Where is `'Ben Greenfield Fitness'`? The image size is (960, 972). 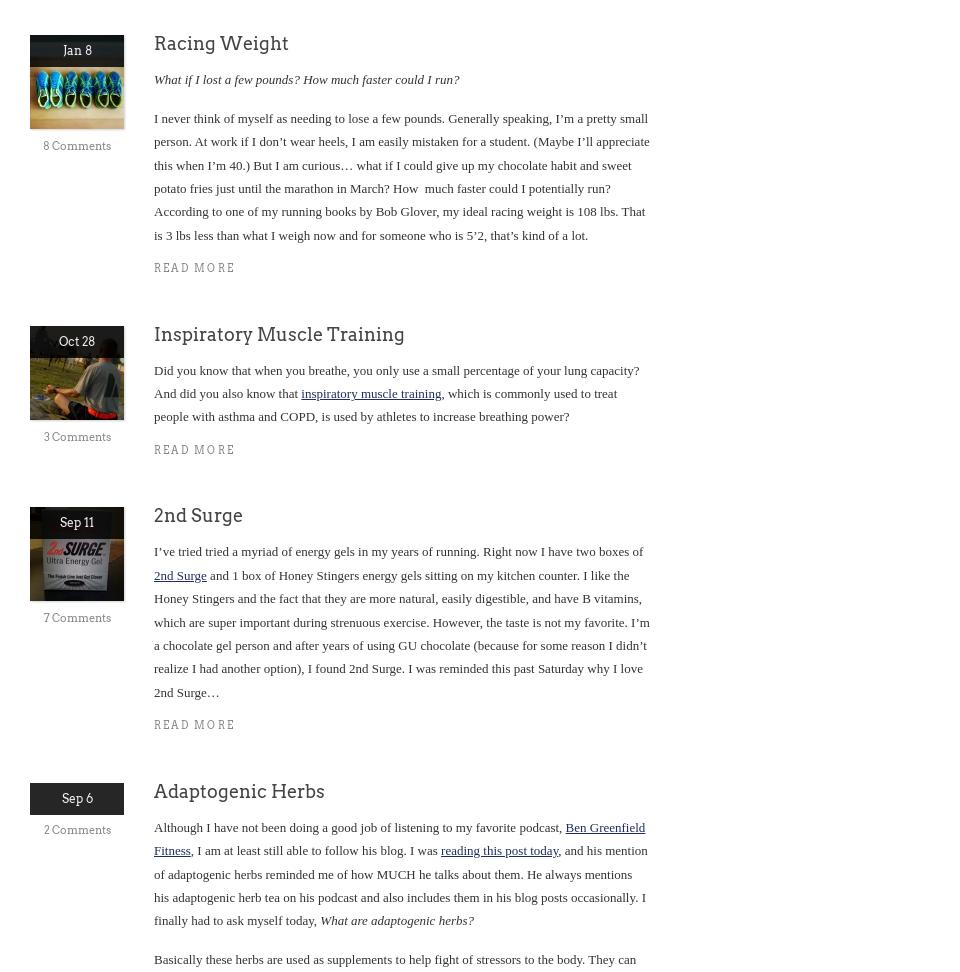
'Ben Greenfield Fitness' is located at coordinates (398, 837).